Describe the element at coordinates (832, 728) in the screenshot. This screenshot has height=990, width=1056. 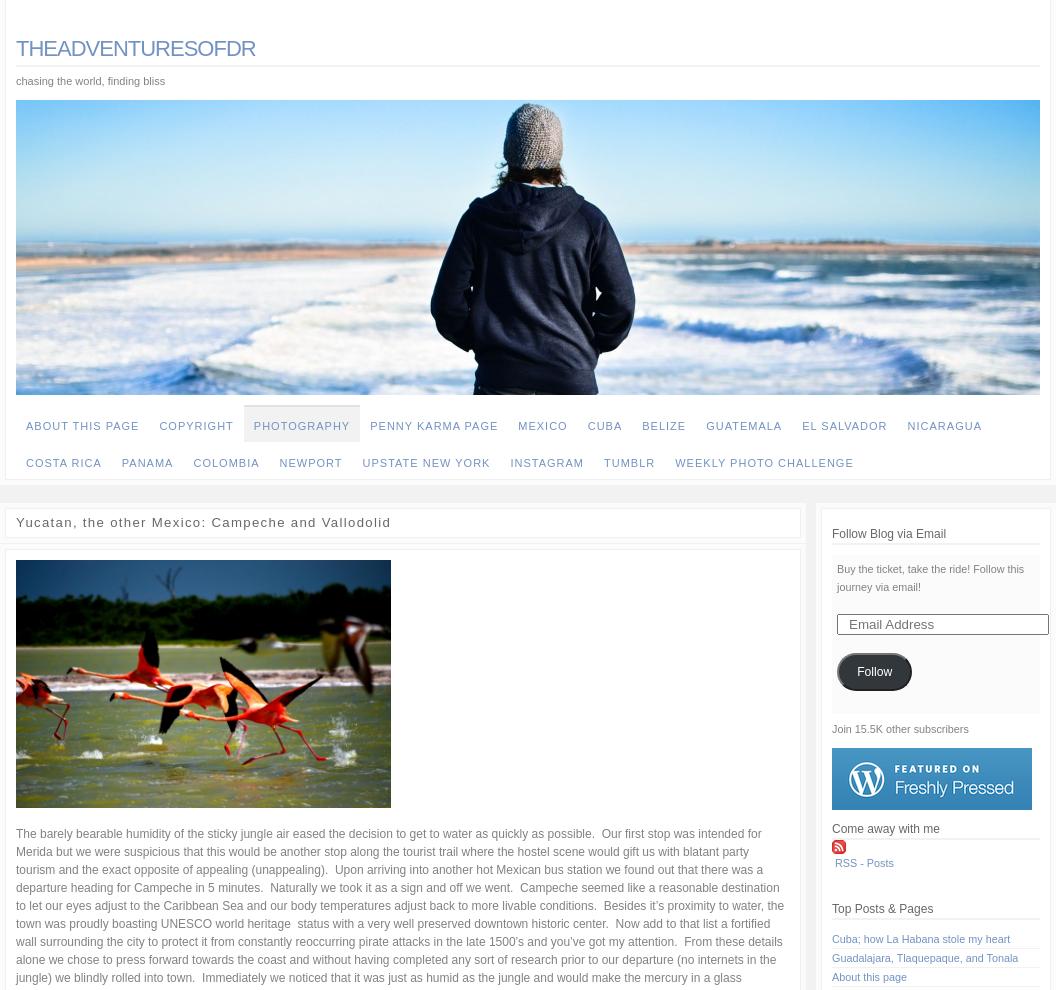
I see `'Join 15.5K other subscribers'` at that location.